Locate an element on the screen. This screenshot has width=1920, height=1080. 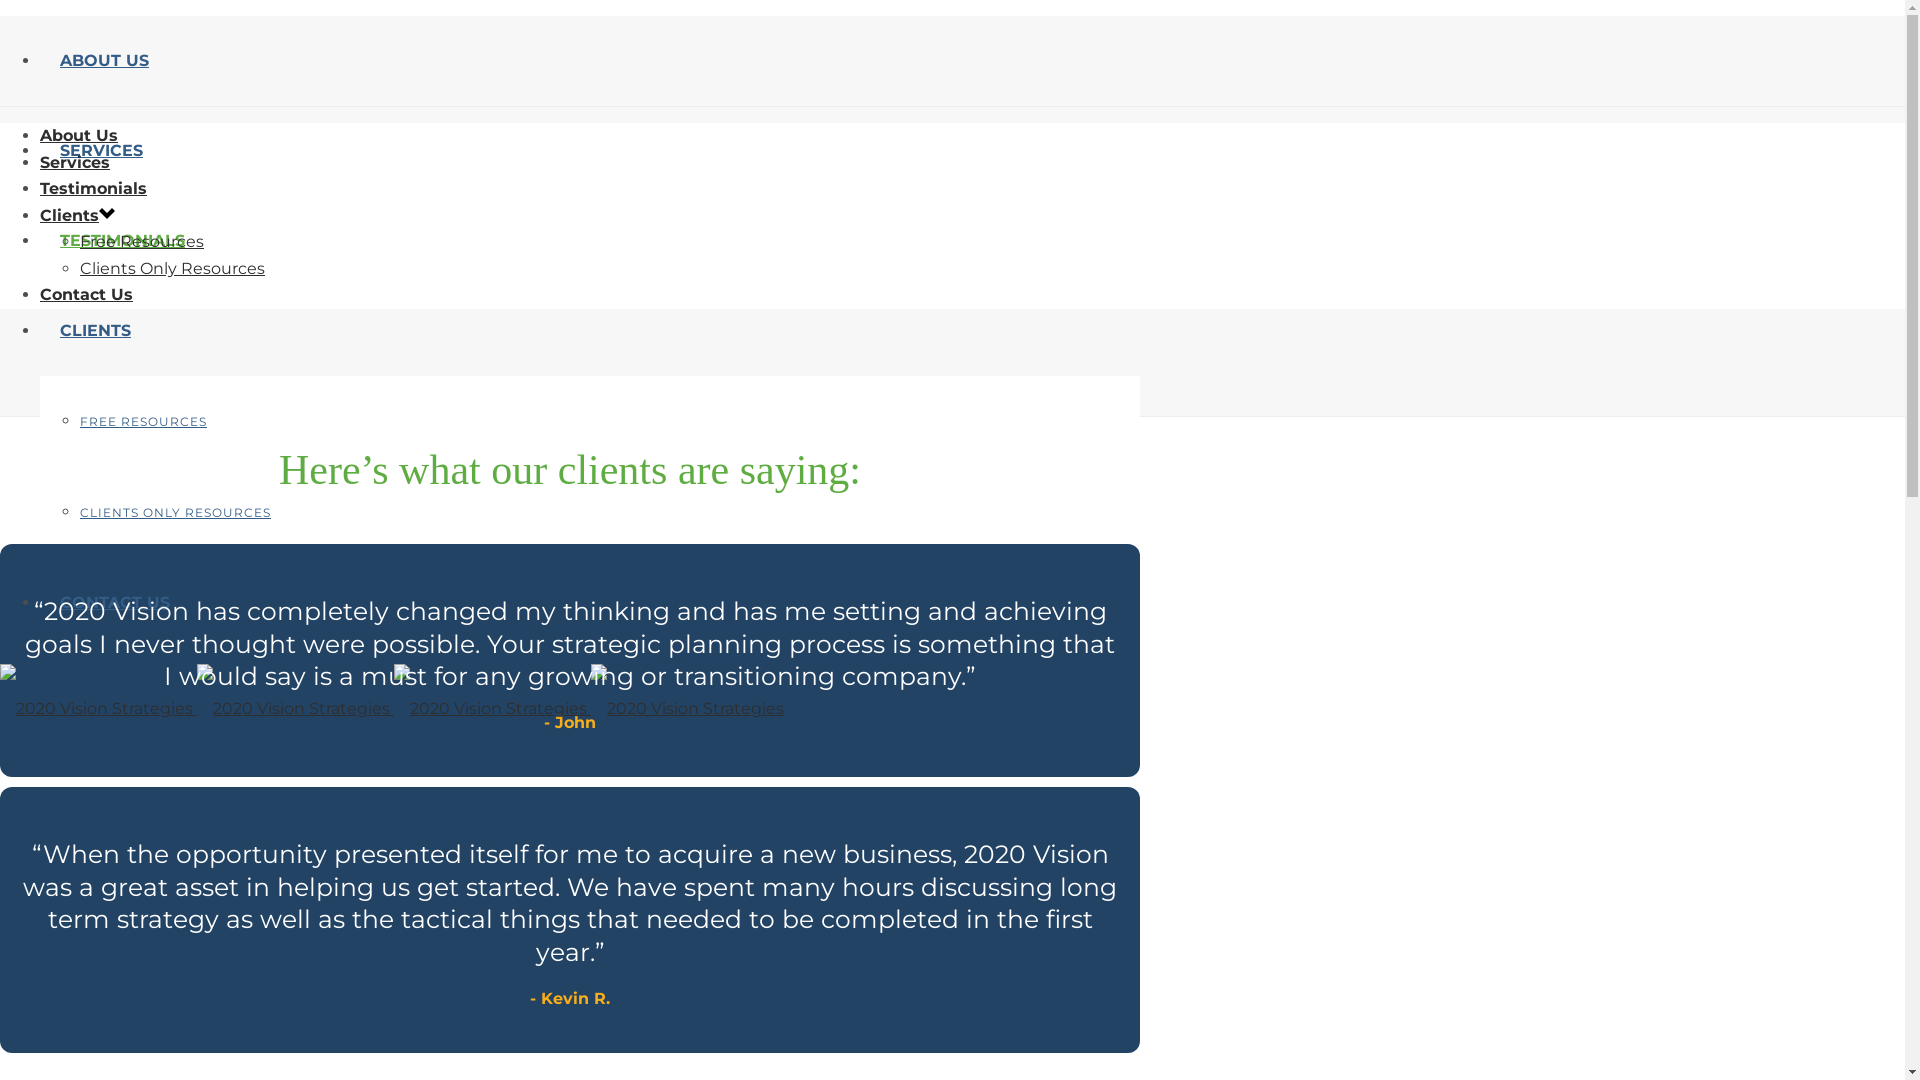
'Services' is located at coordinates (75, 161).